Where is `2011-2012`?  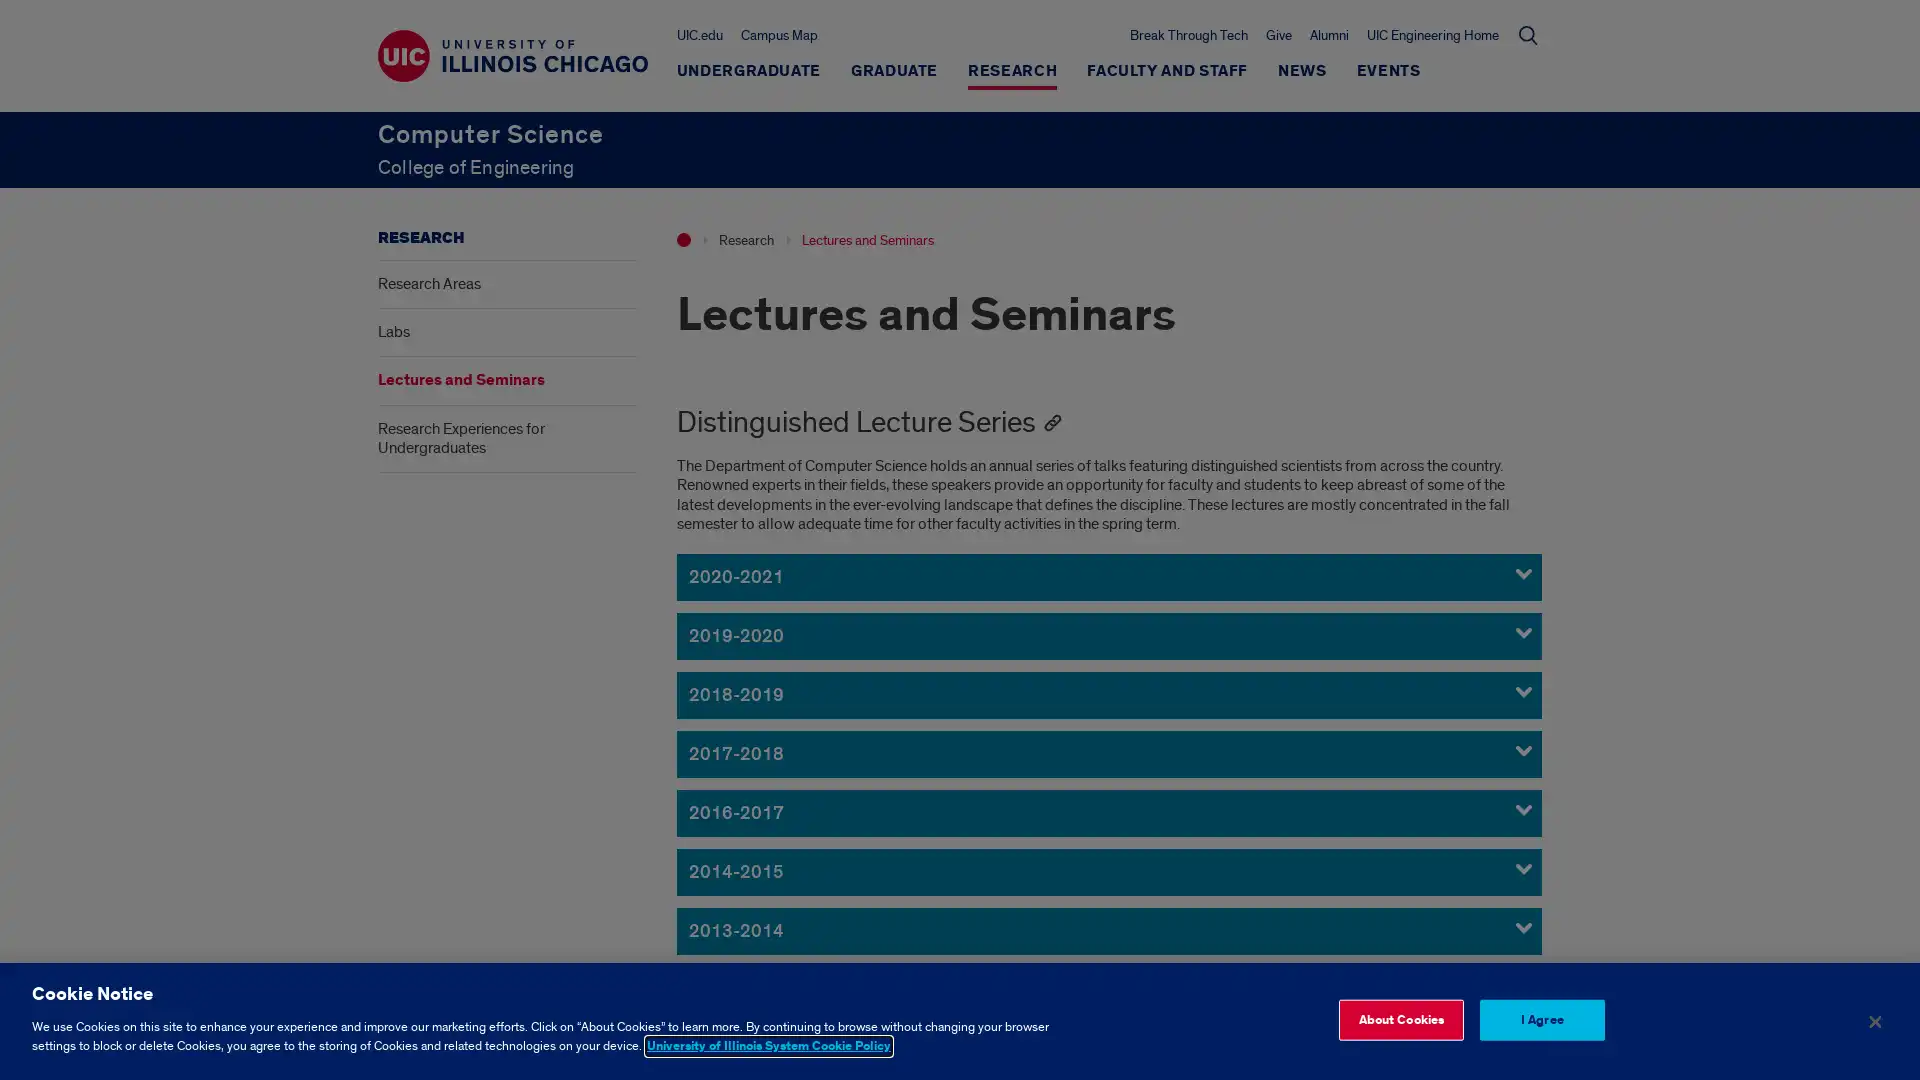
2011-2012 is located at coordinates (1107, 1047).